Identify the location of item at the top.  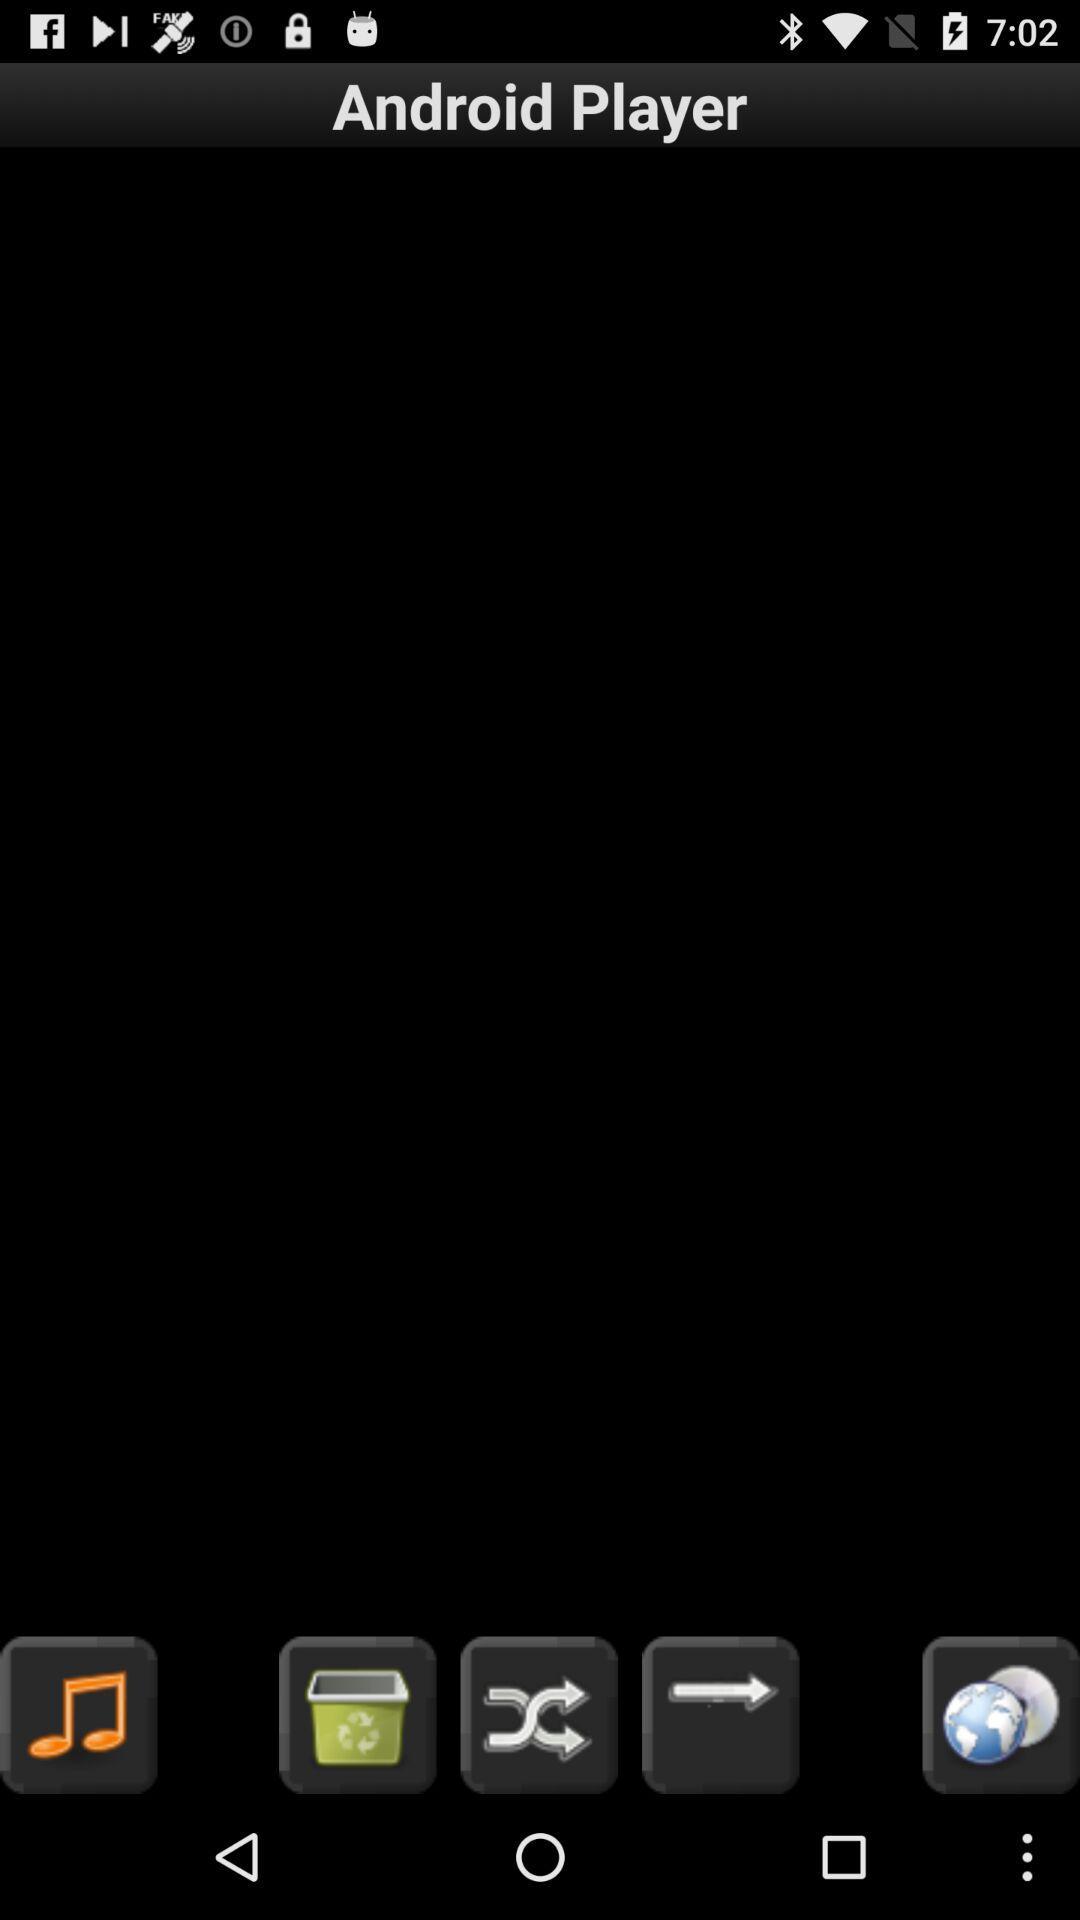
(540, 104).